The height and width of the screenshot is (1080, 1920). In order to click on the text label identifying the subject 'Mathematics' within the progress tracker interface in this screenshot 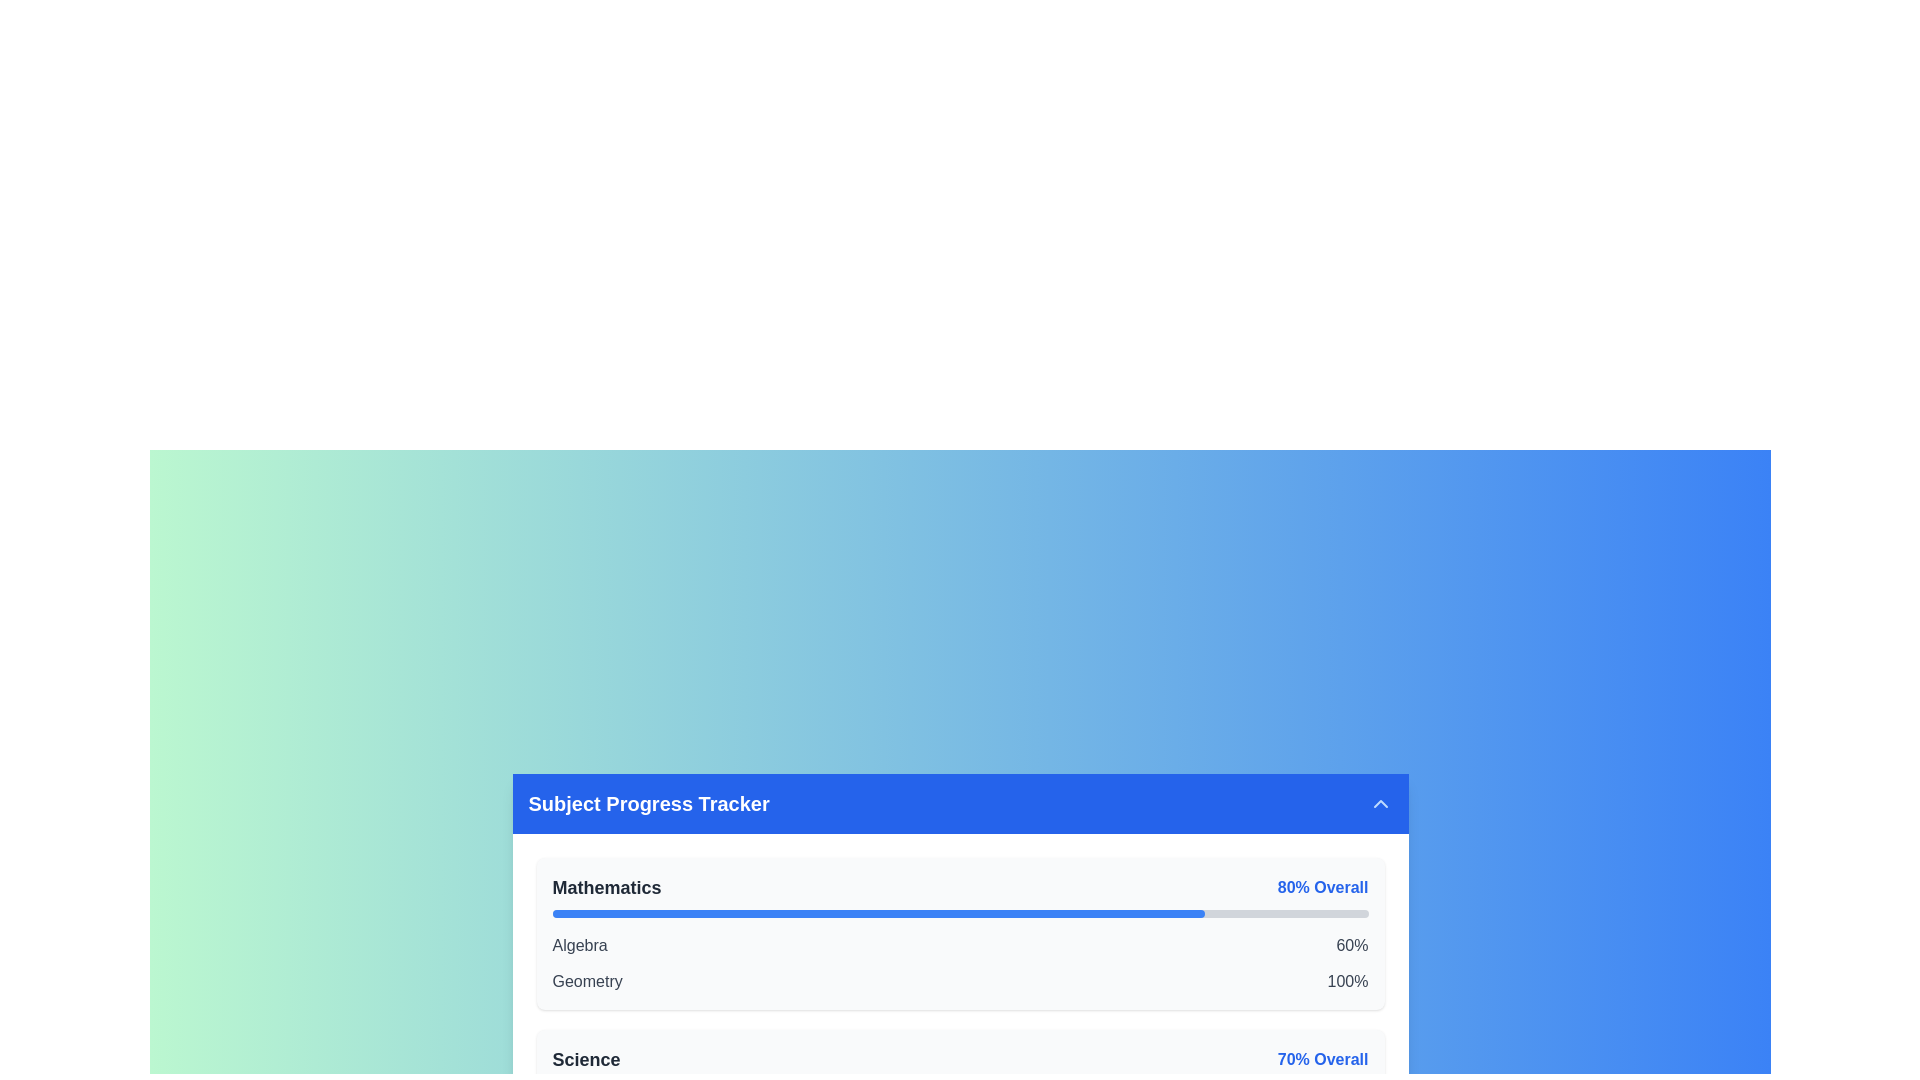, I will do `click(606, 886)`.